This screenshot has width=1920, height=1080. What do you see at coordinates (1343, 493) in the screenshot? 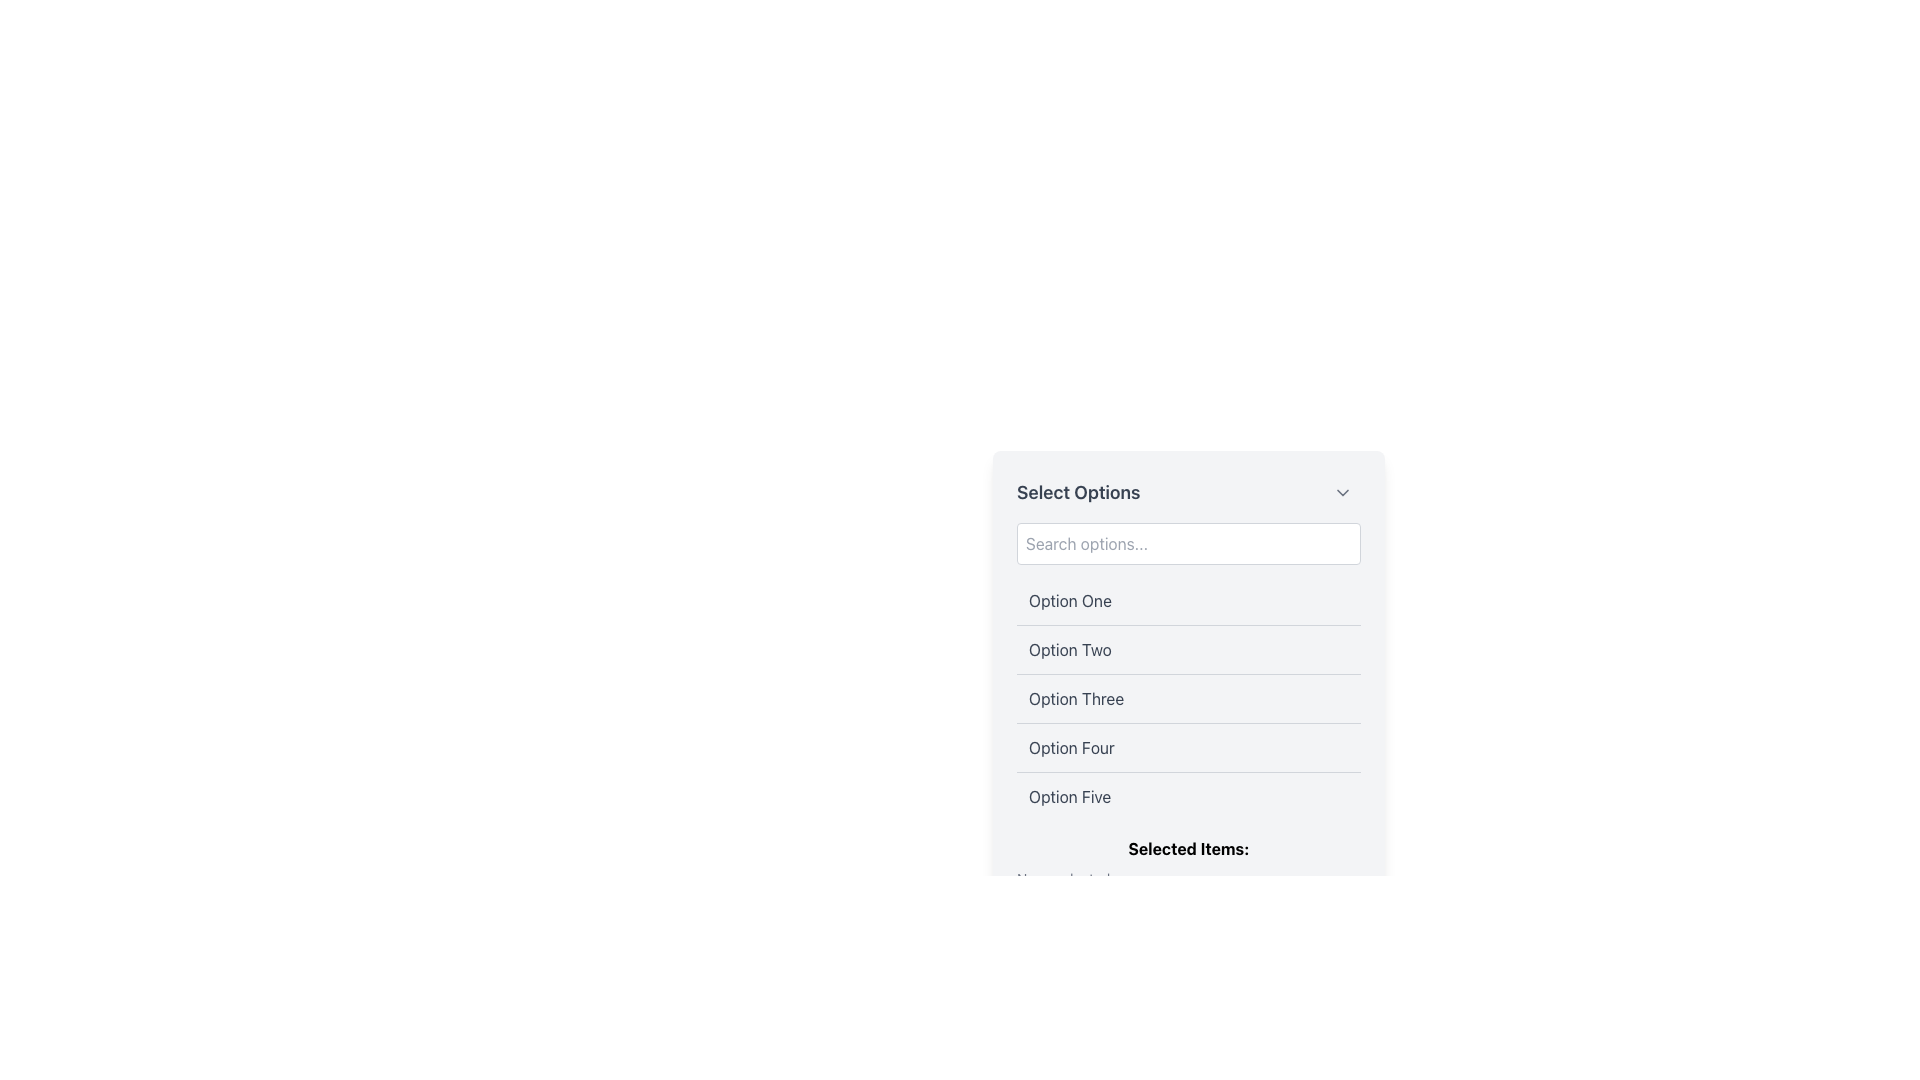
I see `the small gray chevron-down icon located on the right side of the 'Search options...' input field within the 'Select Options' dropdown menu` at bounding box center [1343, 493].